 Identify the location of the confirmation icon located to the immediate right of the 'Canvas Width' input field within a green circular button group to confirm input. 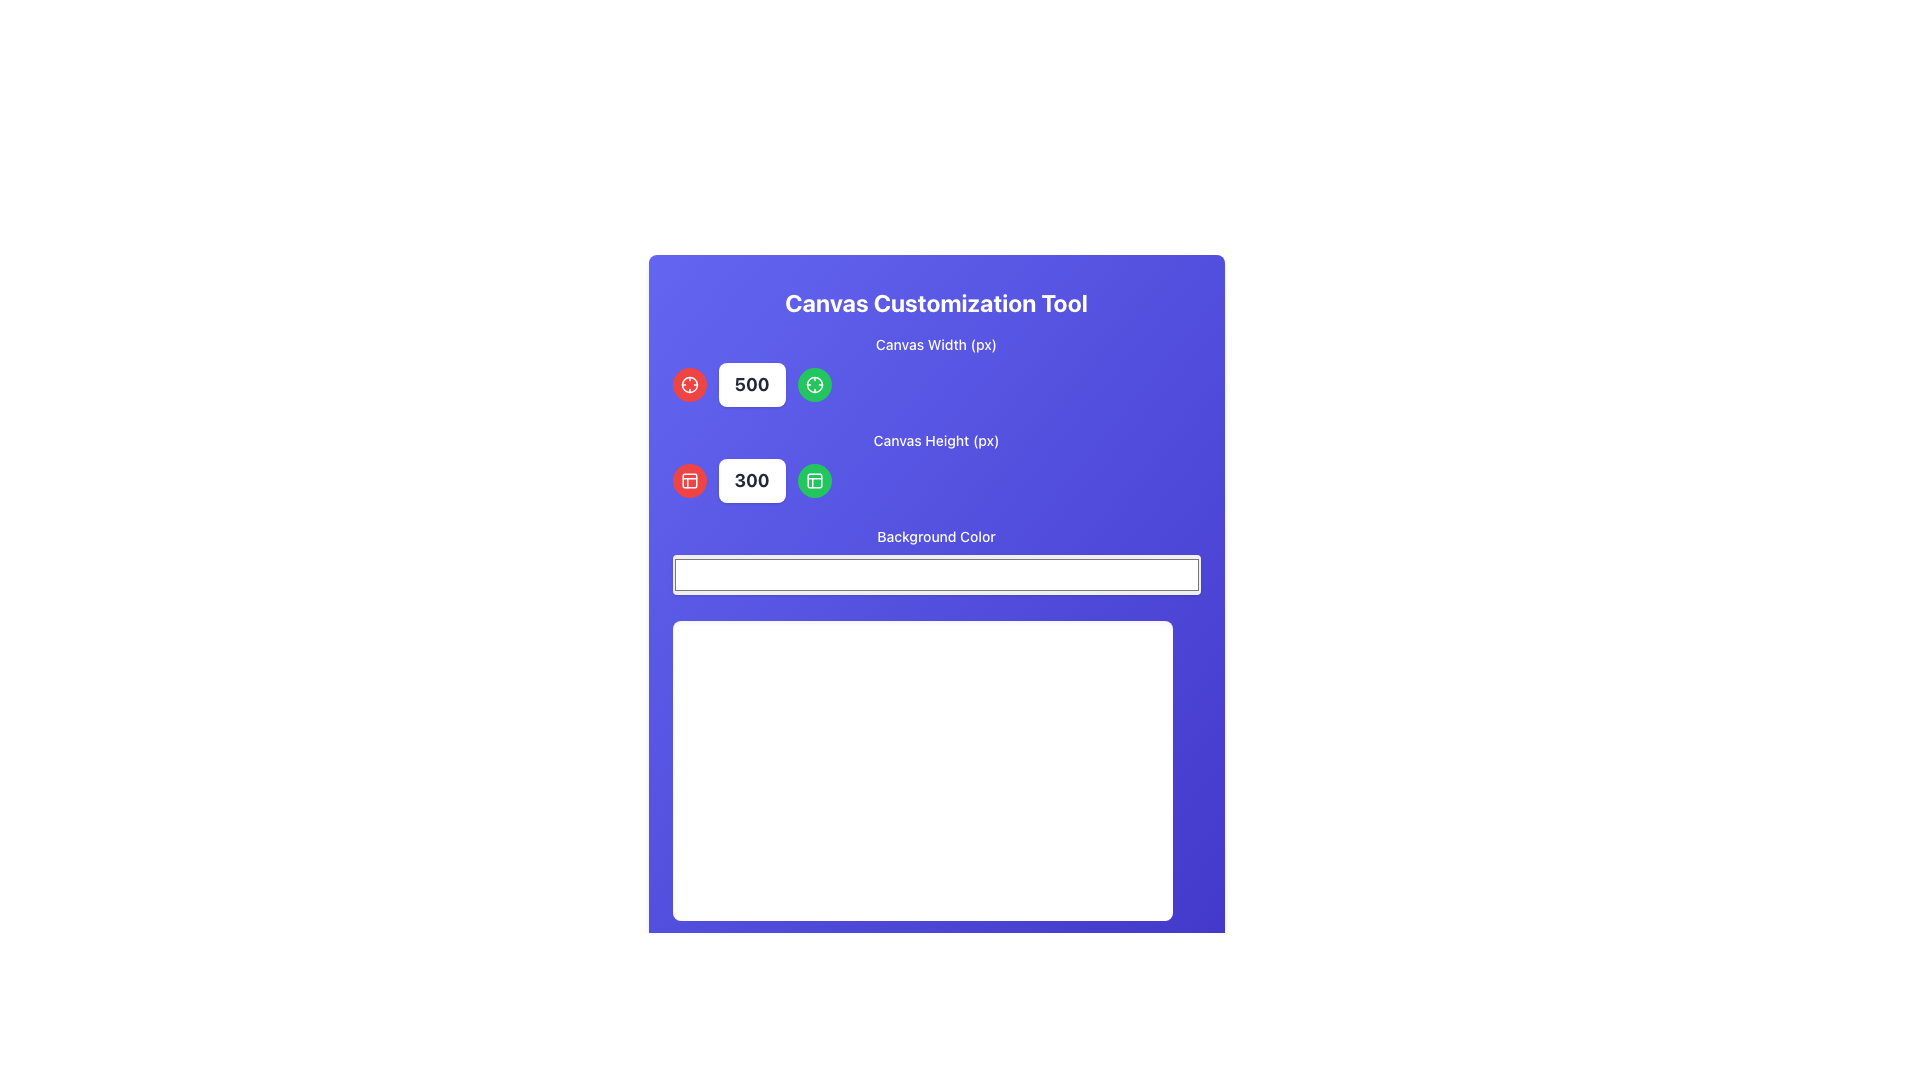
(814, 385).